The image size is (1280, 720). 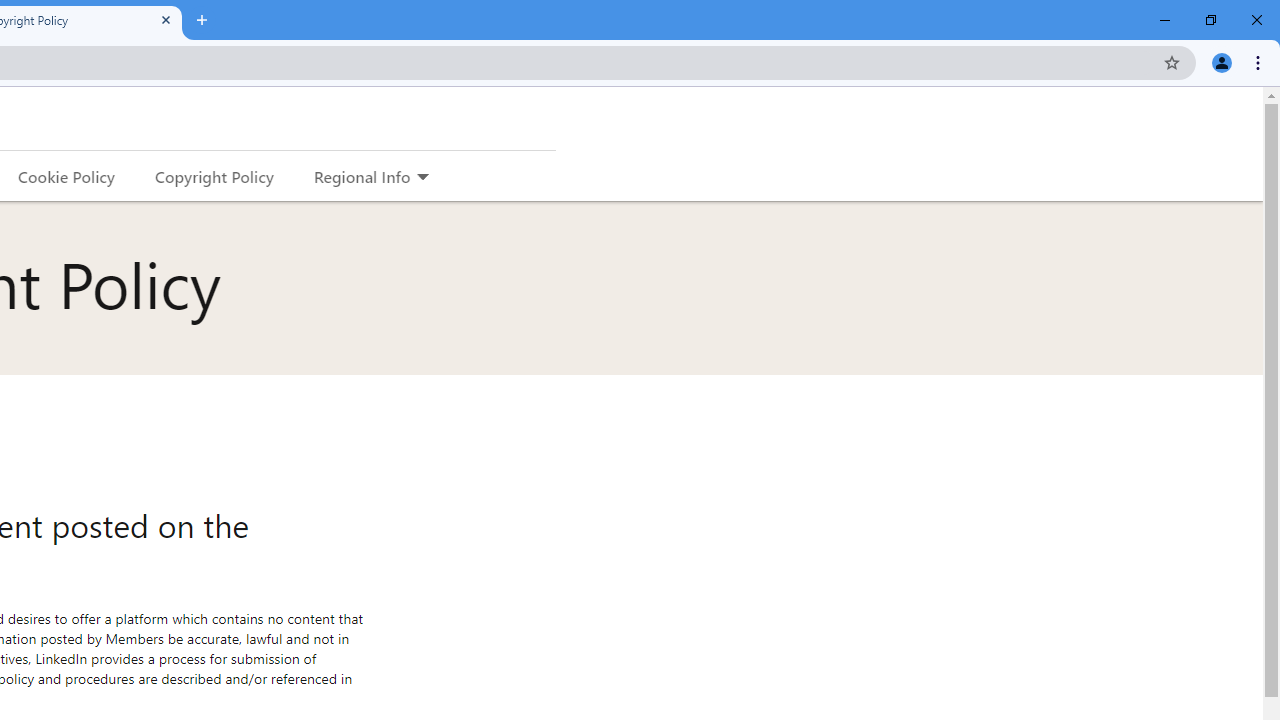 What do you see at coordinates (66, 175) in the screenshot?
I see `'Cookie Policy'` at bounding box center [66, 175].